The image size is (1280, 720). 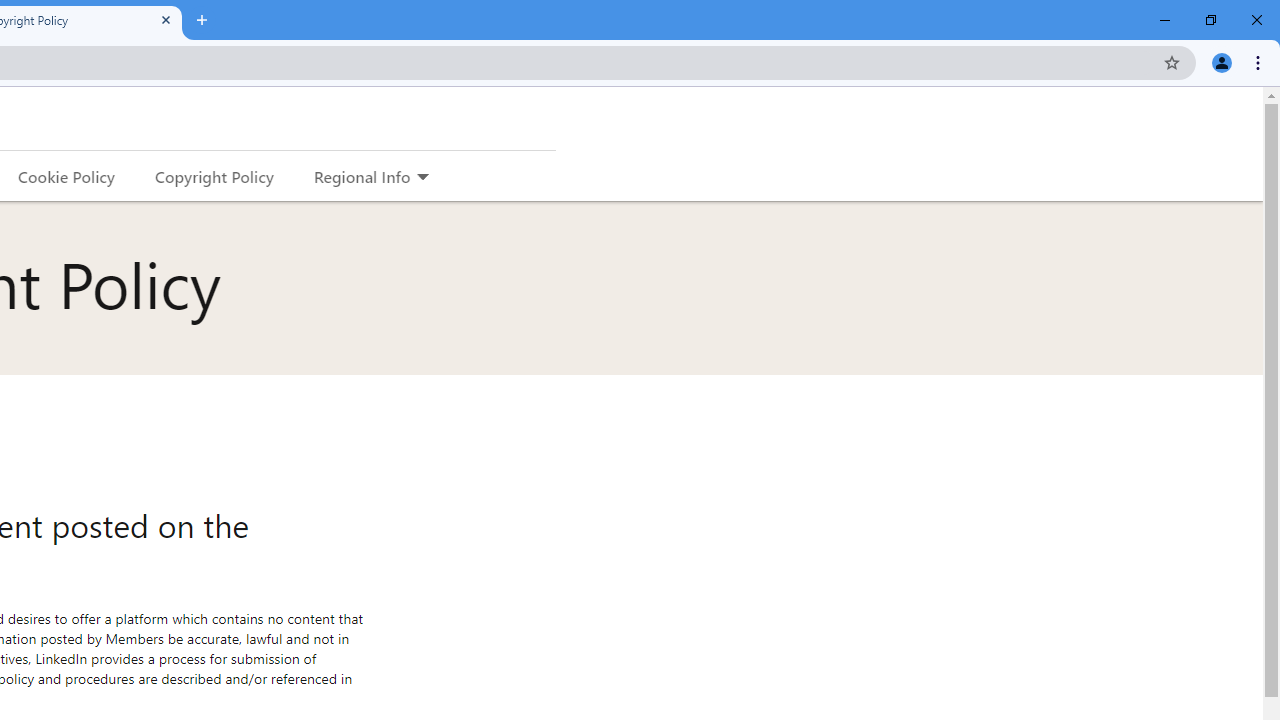 What do you see at coordinates (66, 175) in the screenshot?
I see `'Cookie Policy'` at bounding box center [66, 175].